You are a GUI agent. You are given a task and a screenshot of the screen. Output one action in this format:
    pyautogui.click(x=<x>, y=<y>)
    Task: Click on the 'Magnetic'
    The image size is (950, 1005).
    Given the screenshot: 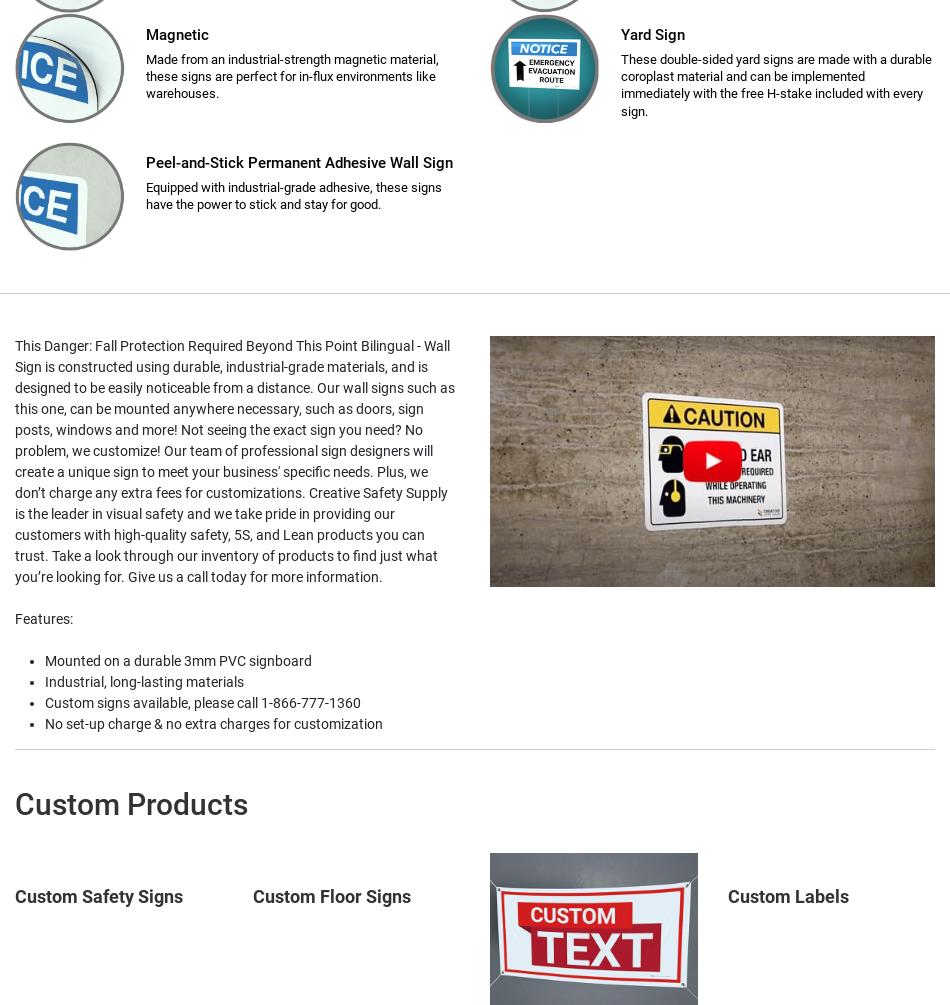 What is the action you would take?
    pyautogui.click(x=177, y=33)
    